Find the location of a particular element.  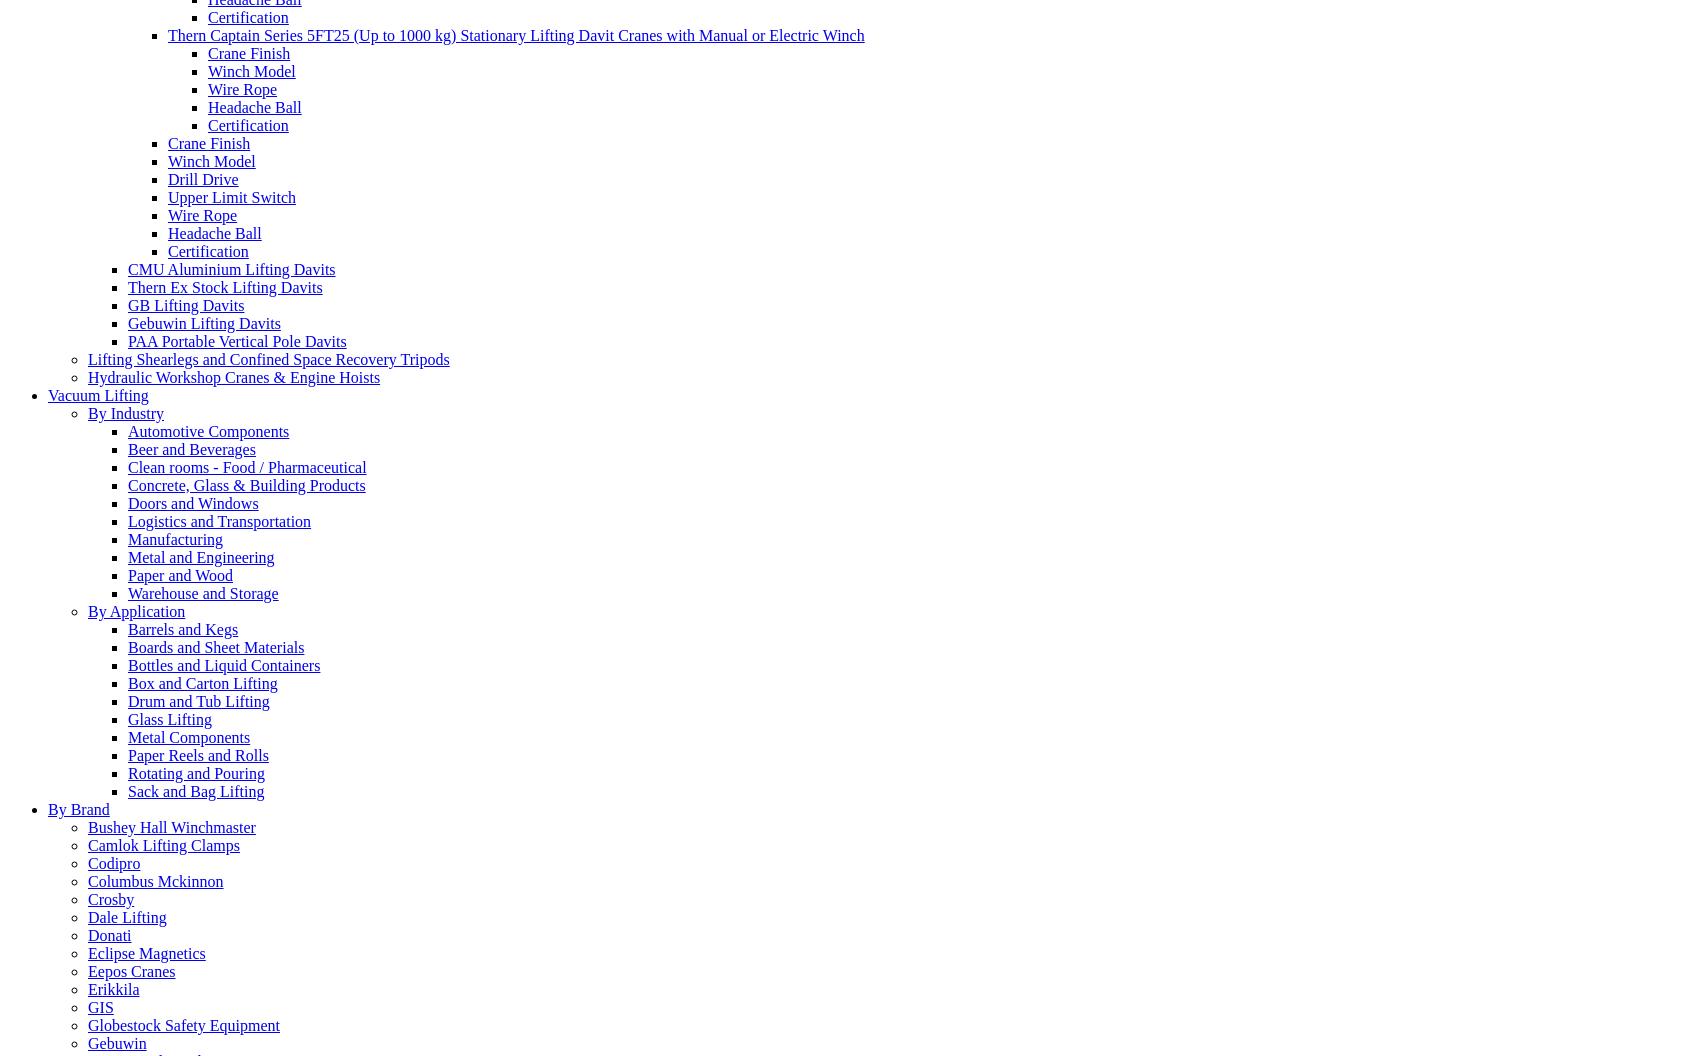

'Paper and Wood' is located at coordinates (179, 574).